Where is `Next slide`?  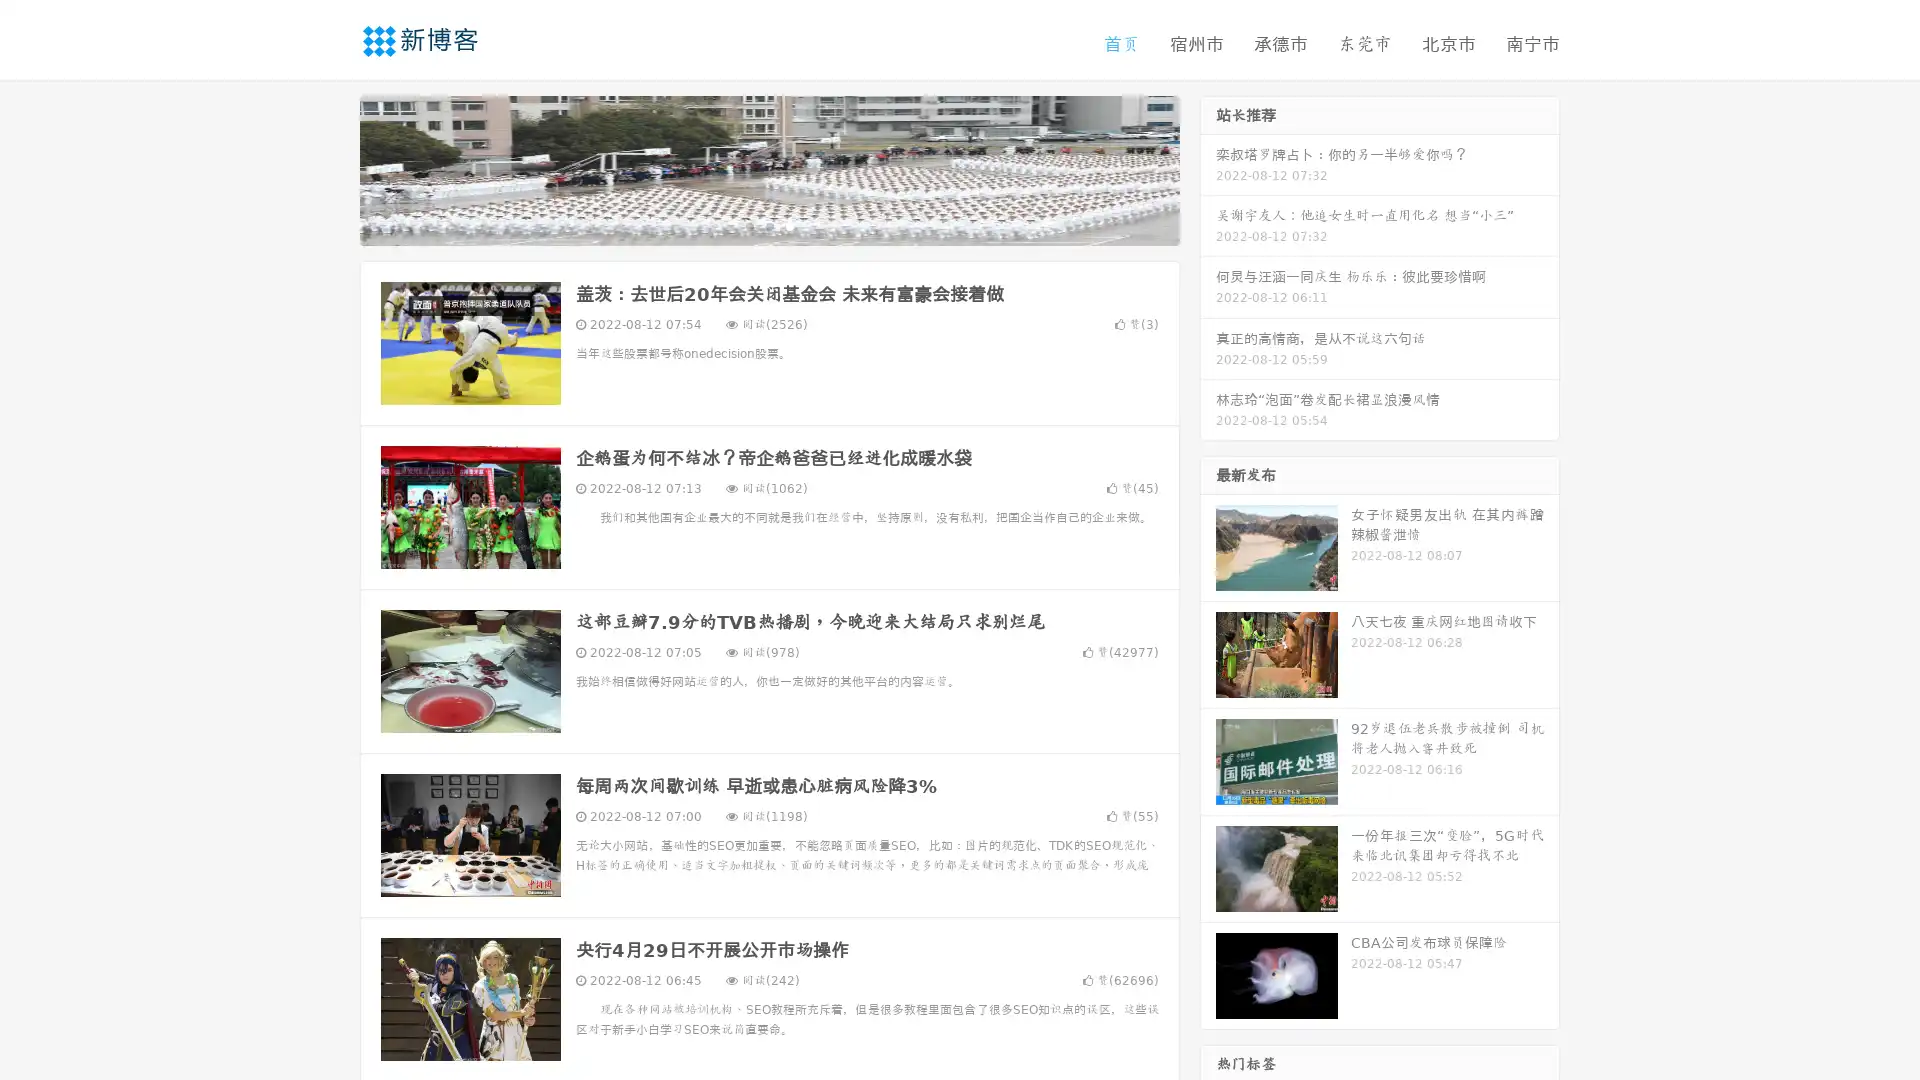
Next slide is located at coordinates (1208, 168).